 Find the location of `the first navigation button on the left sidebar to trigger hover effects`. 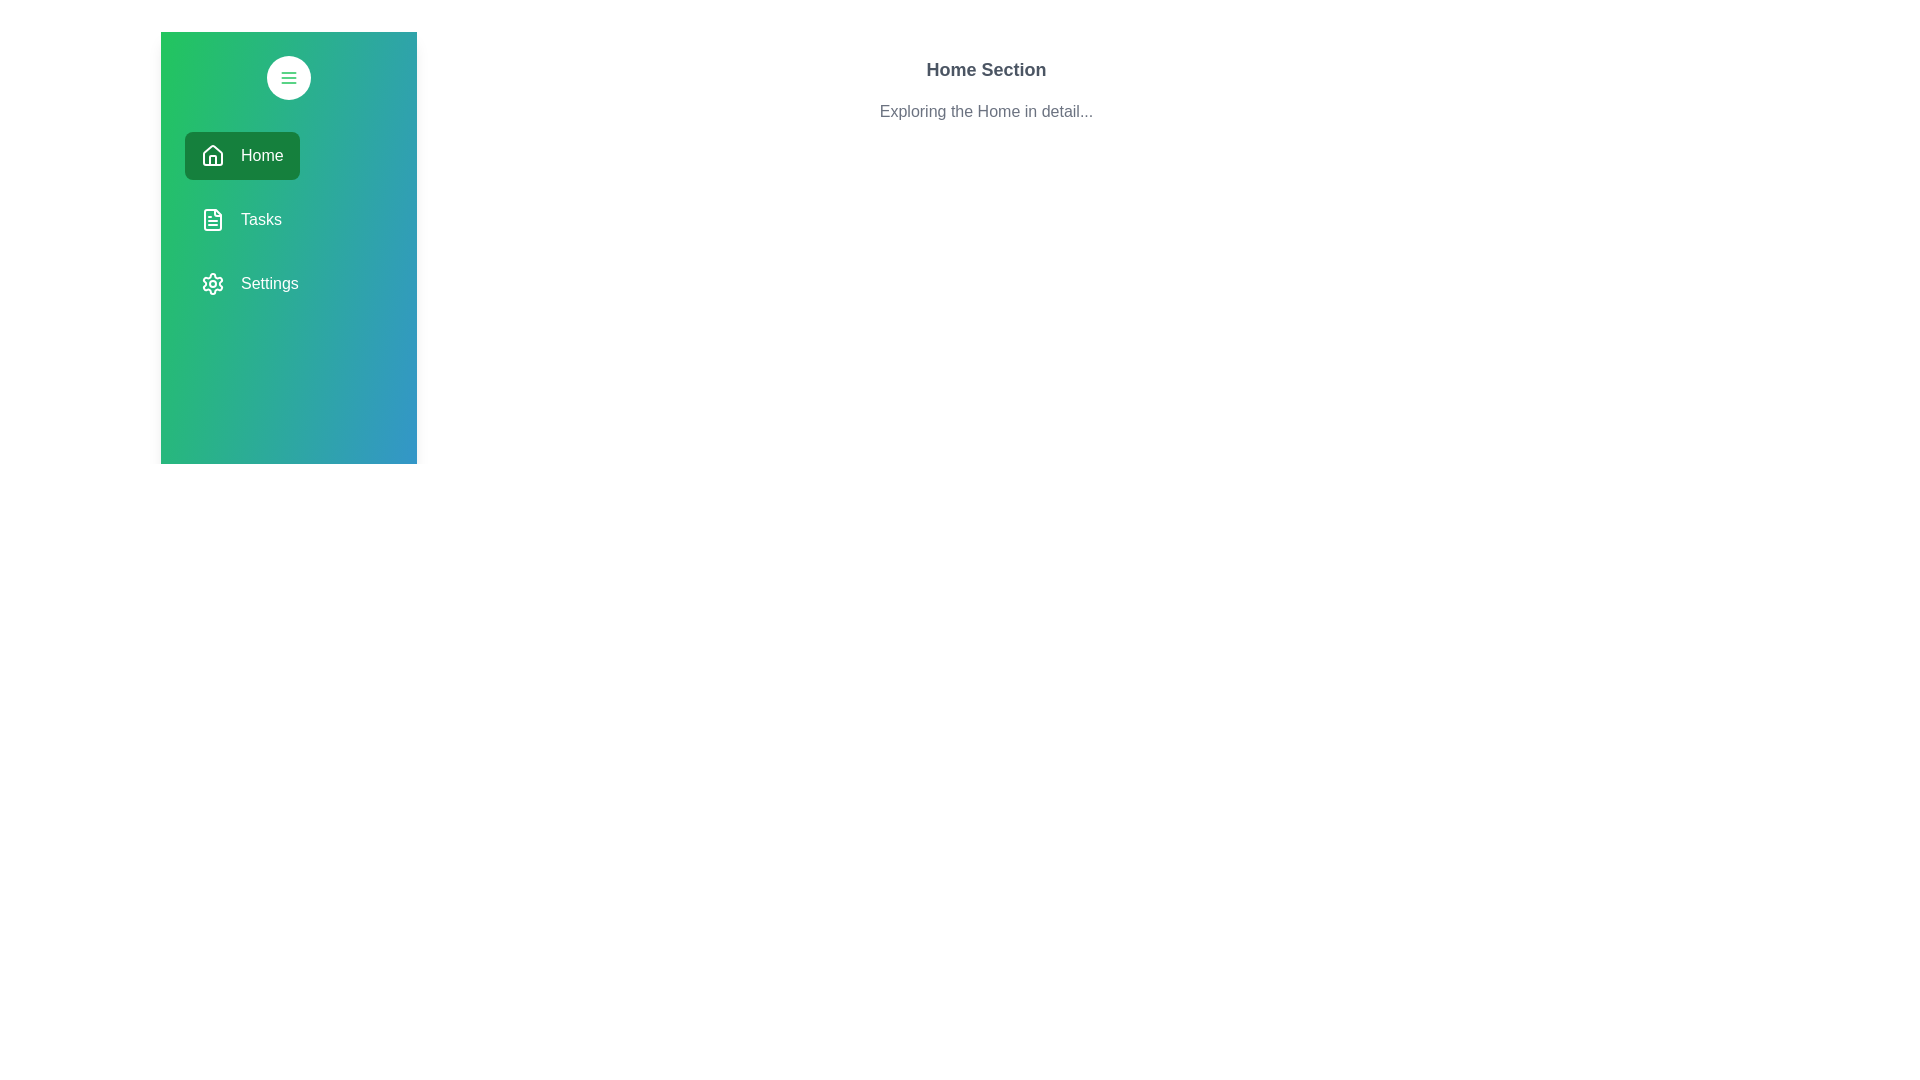

the first navigation button on the left sidebar to trigger hover effects is located at coordinates (241, 154).